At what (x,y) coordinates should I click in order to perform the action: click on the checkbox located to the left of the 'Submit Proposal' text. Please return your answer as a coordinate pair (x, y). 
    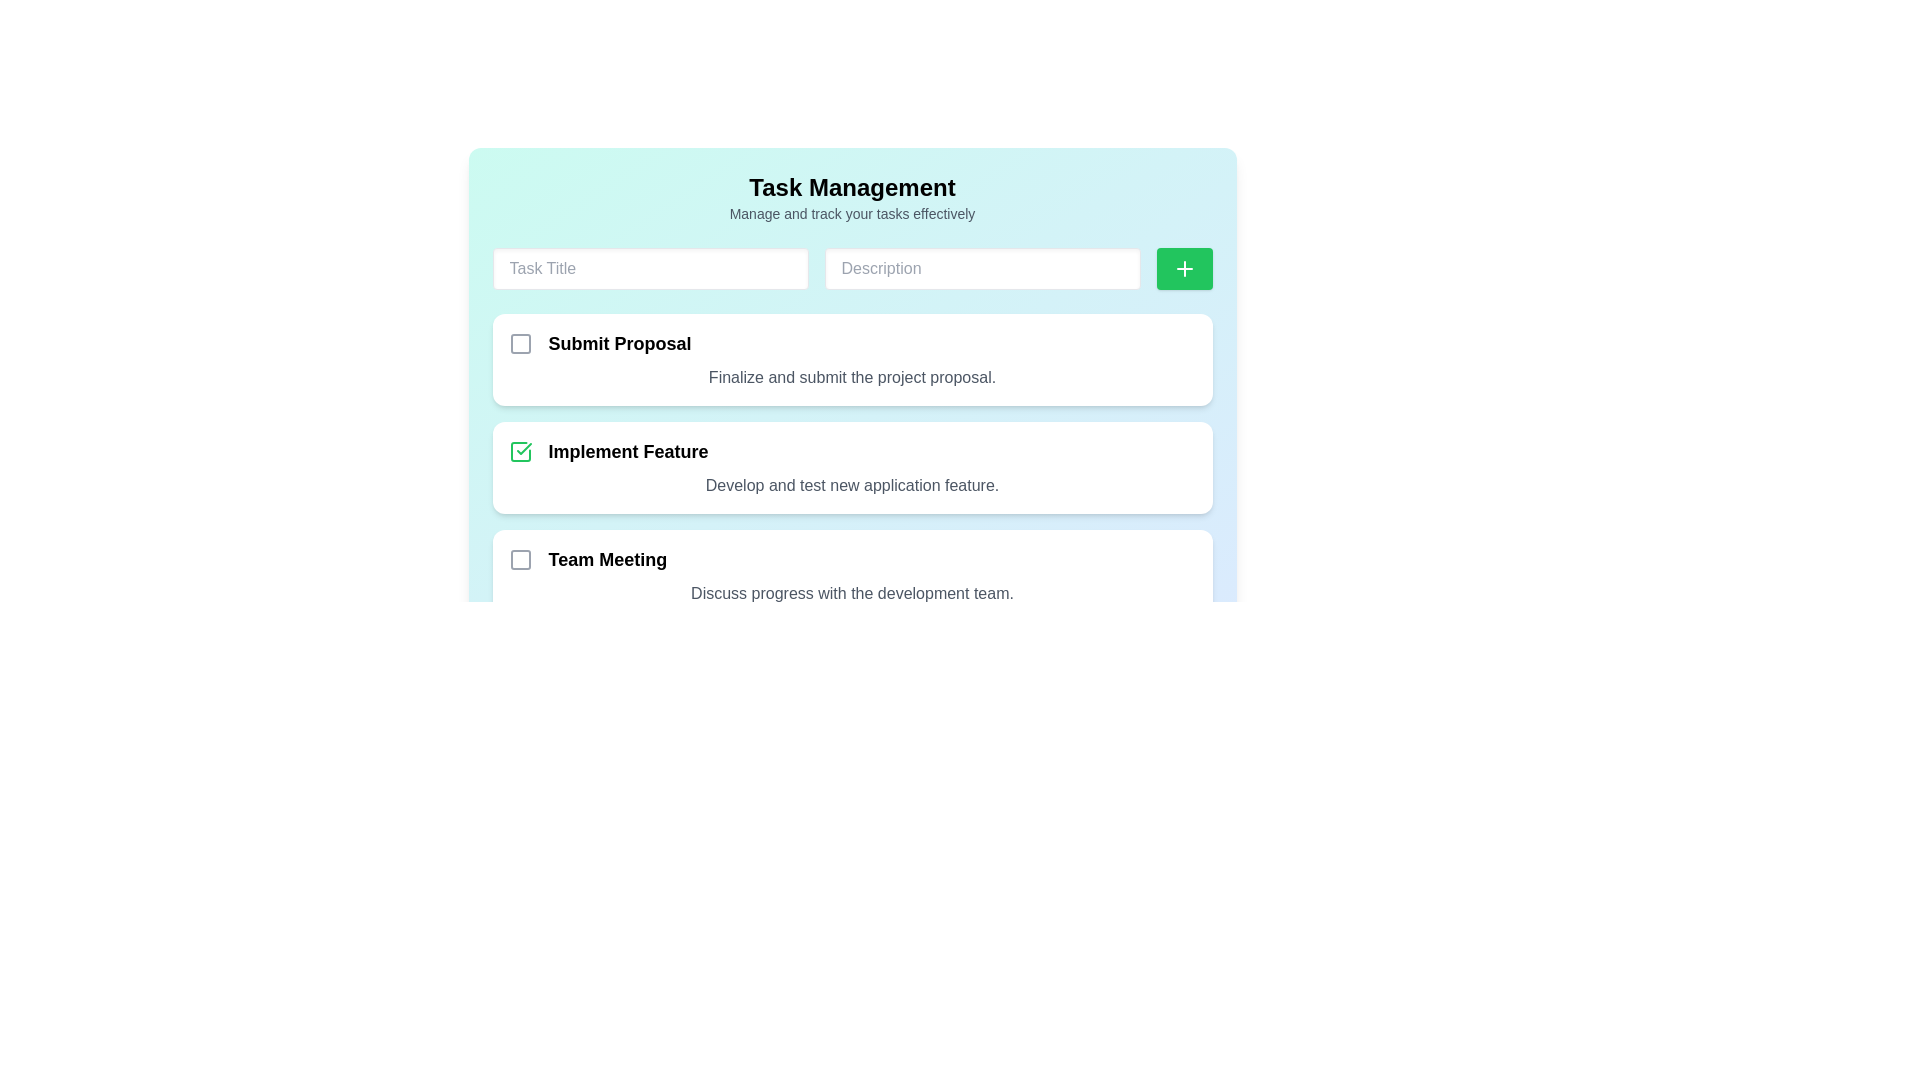
    Looking at the image, I should click on (520, 342).